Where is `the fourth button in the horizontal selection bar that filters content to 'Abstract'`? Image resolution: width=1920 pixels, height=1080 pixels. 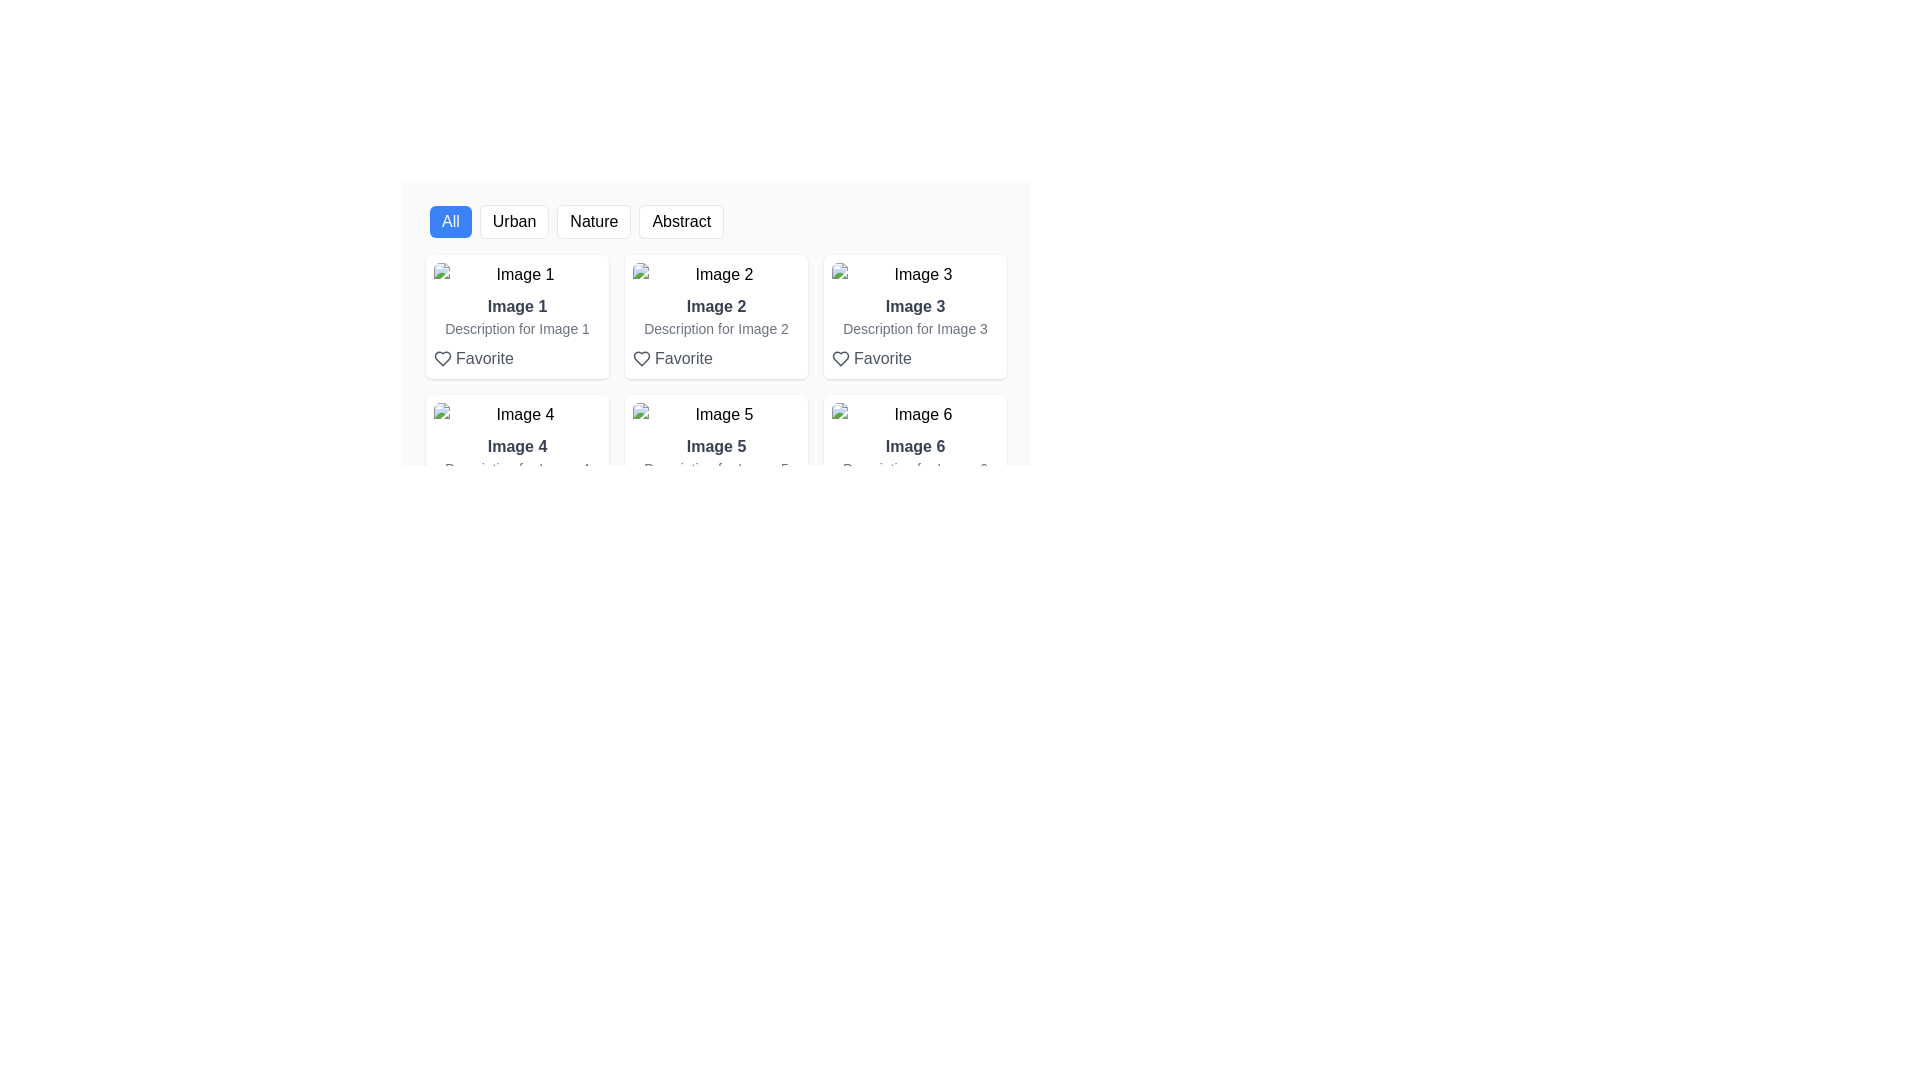
the fourth button in the horizontal selection bar that filters content to 'Abstract' is located at coordinates (716, 222).